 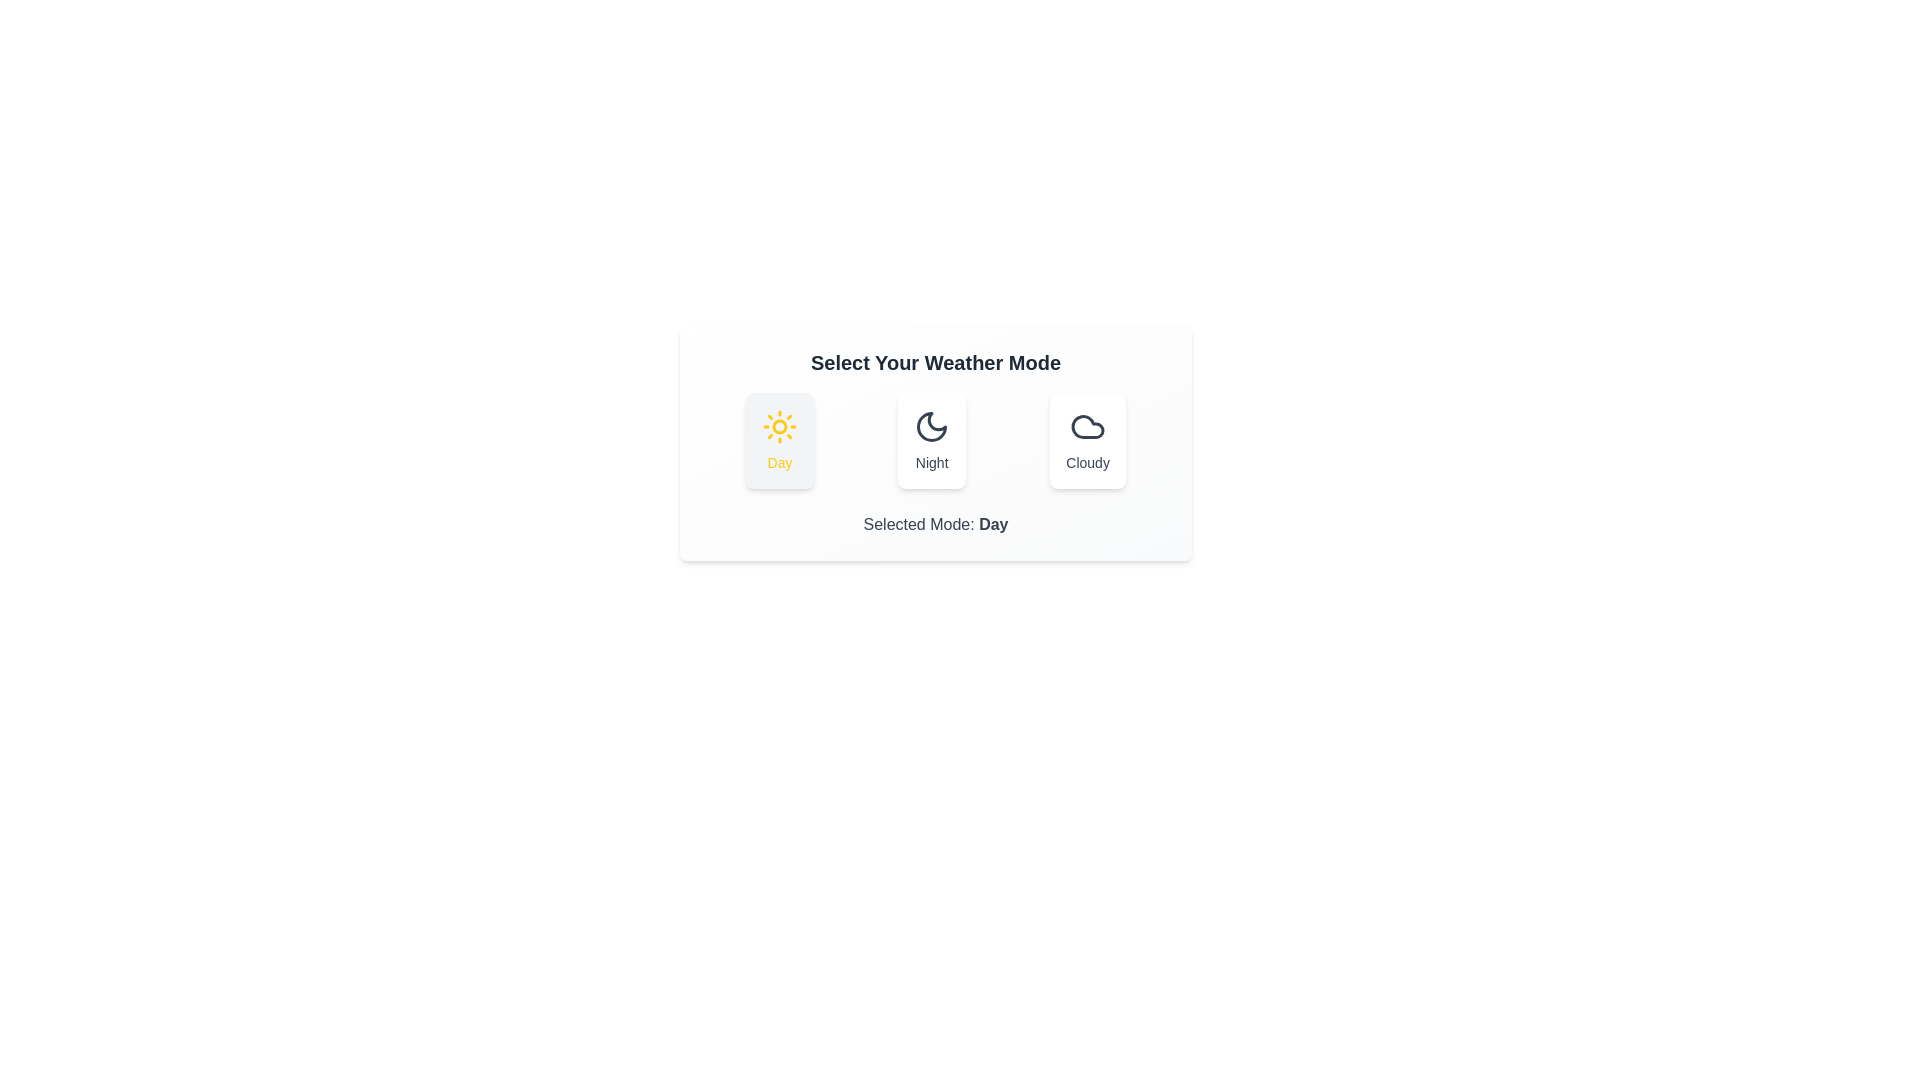 I want to click on the weather icon and its corresponding label for Night, so click(x=931, y=439).